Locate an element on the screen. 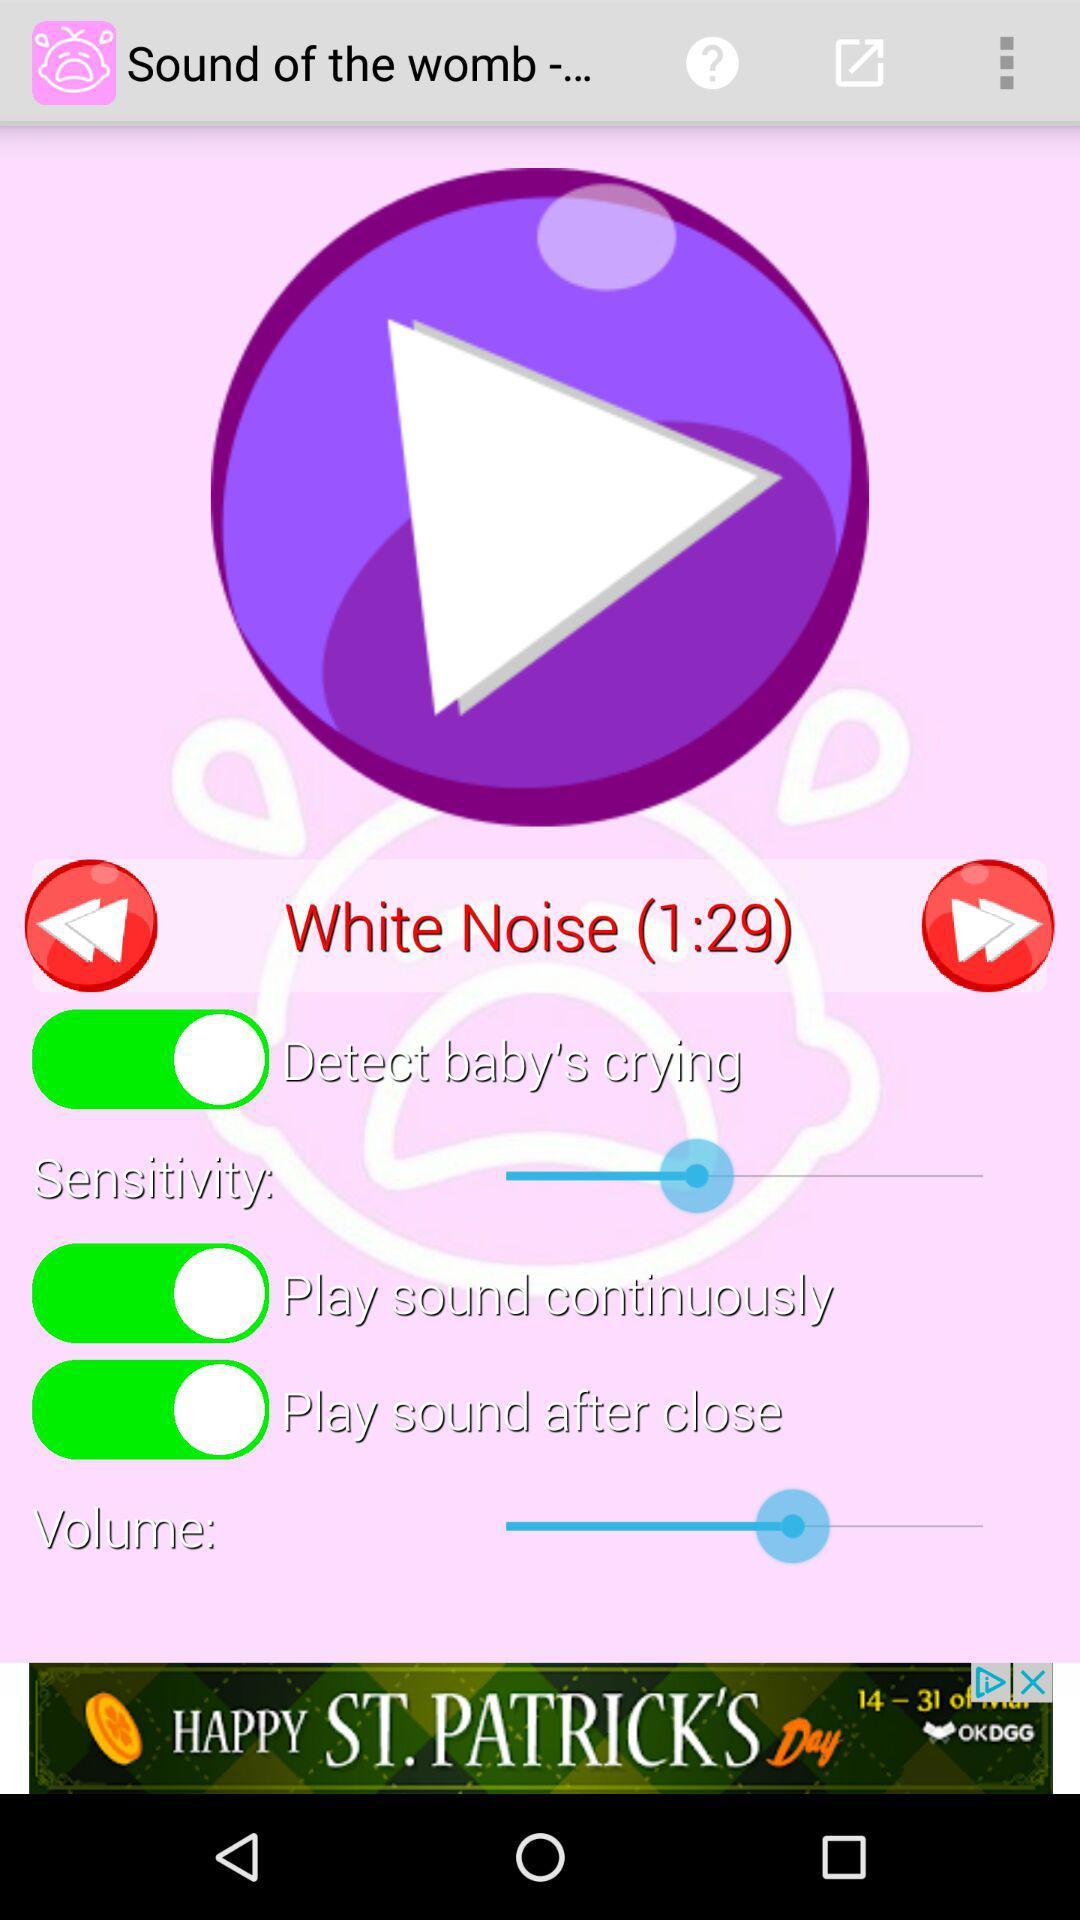  play opption is located at coordinates (540, 497).